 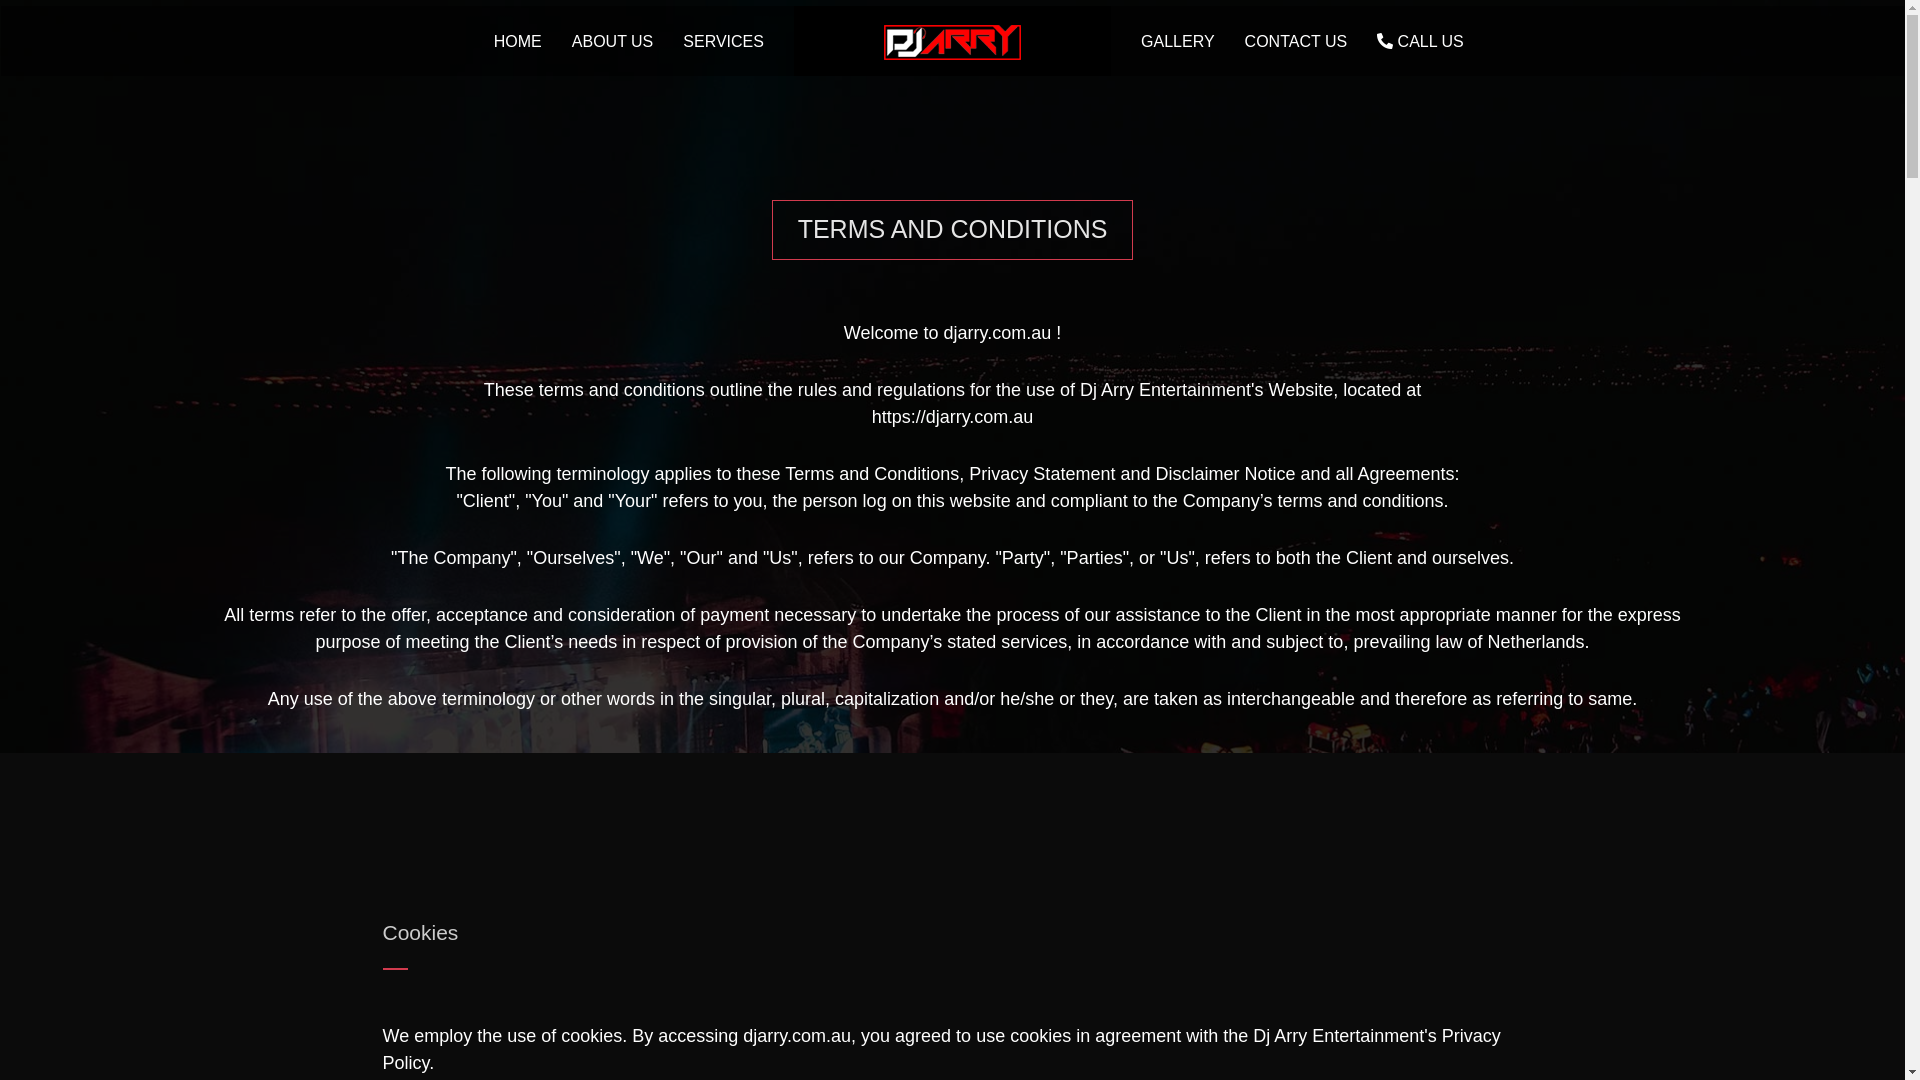 What do you see at coordinates (478, 41) in the screenshot?
I see `'HOME'` at bounding box center [478, 41].